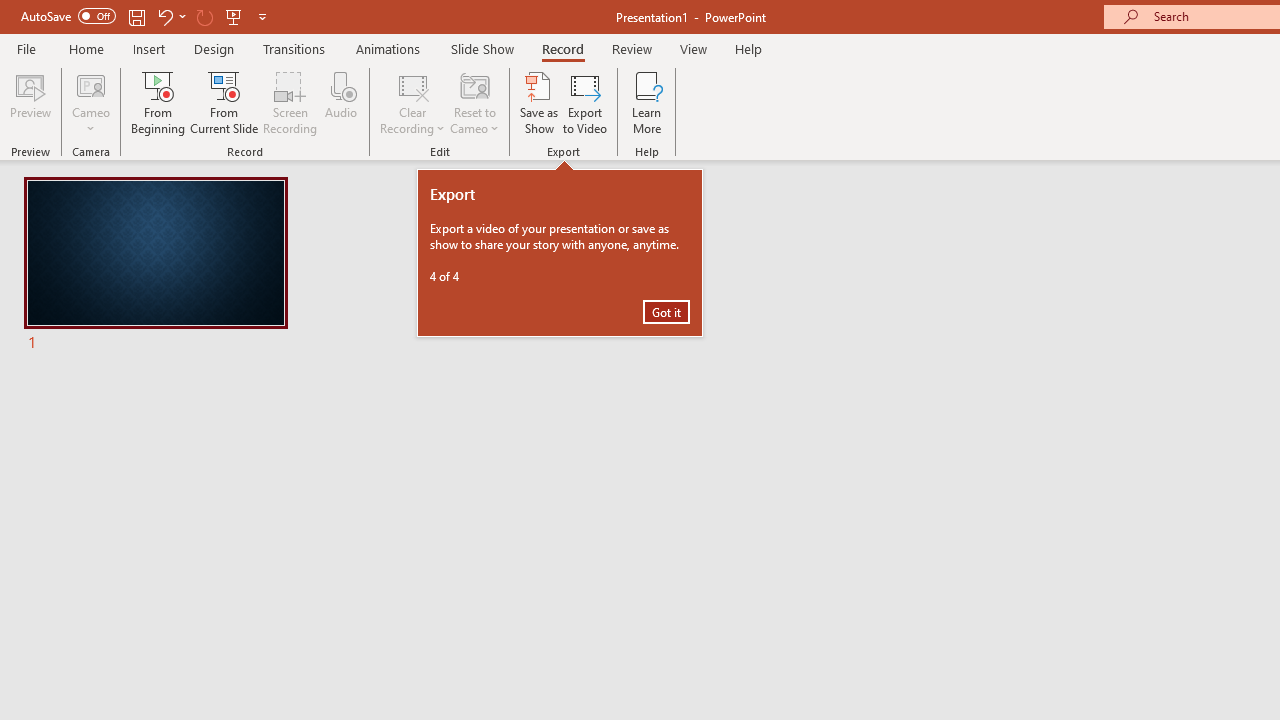  What do you see at coordinates (148, 48) in the screenshot?
I see `'Insert'` at bounding box center [148, 48].